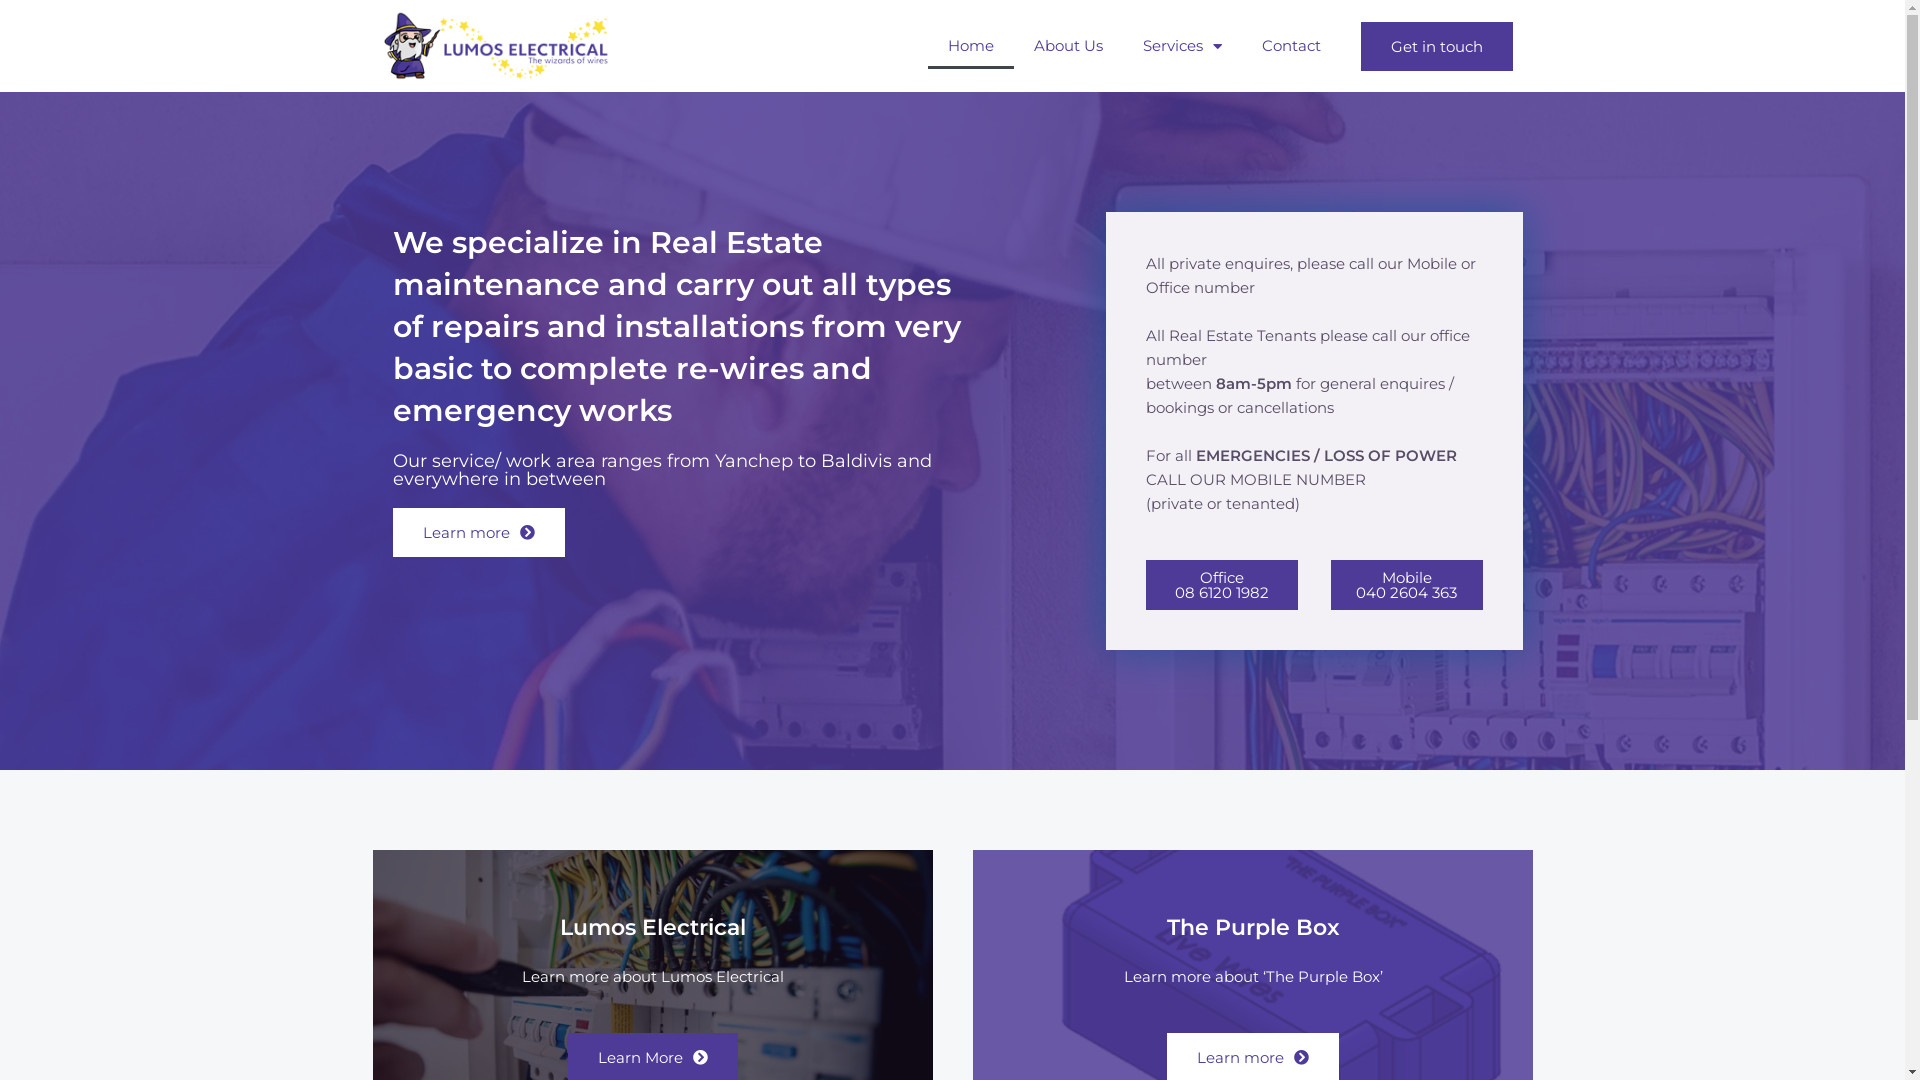 Image resolution: width=1920 pixels, height=1080 pixels. I want to click on 'Get in touch', so click(1434, 45).